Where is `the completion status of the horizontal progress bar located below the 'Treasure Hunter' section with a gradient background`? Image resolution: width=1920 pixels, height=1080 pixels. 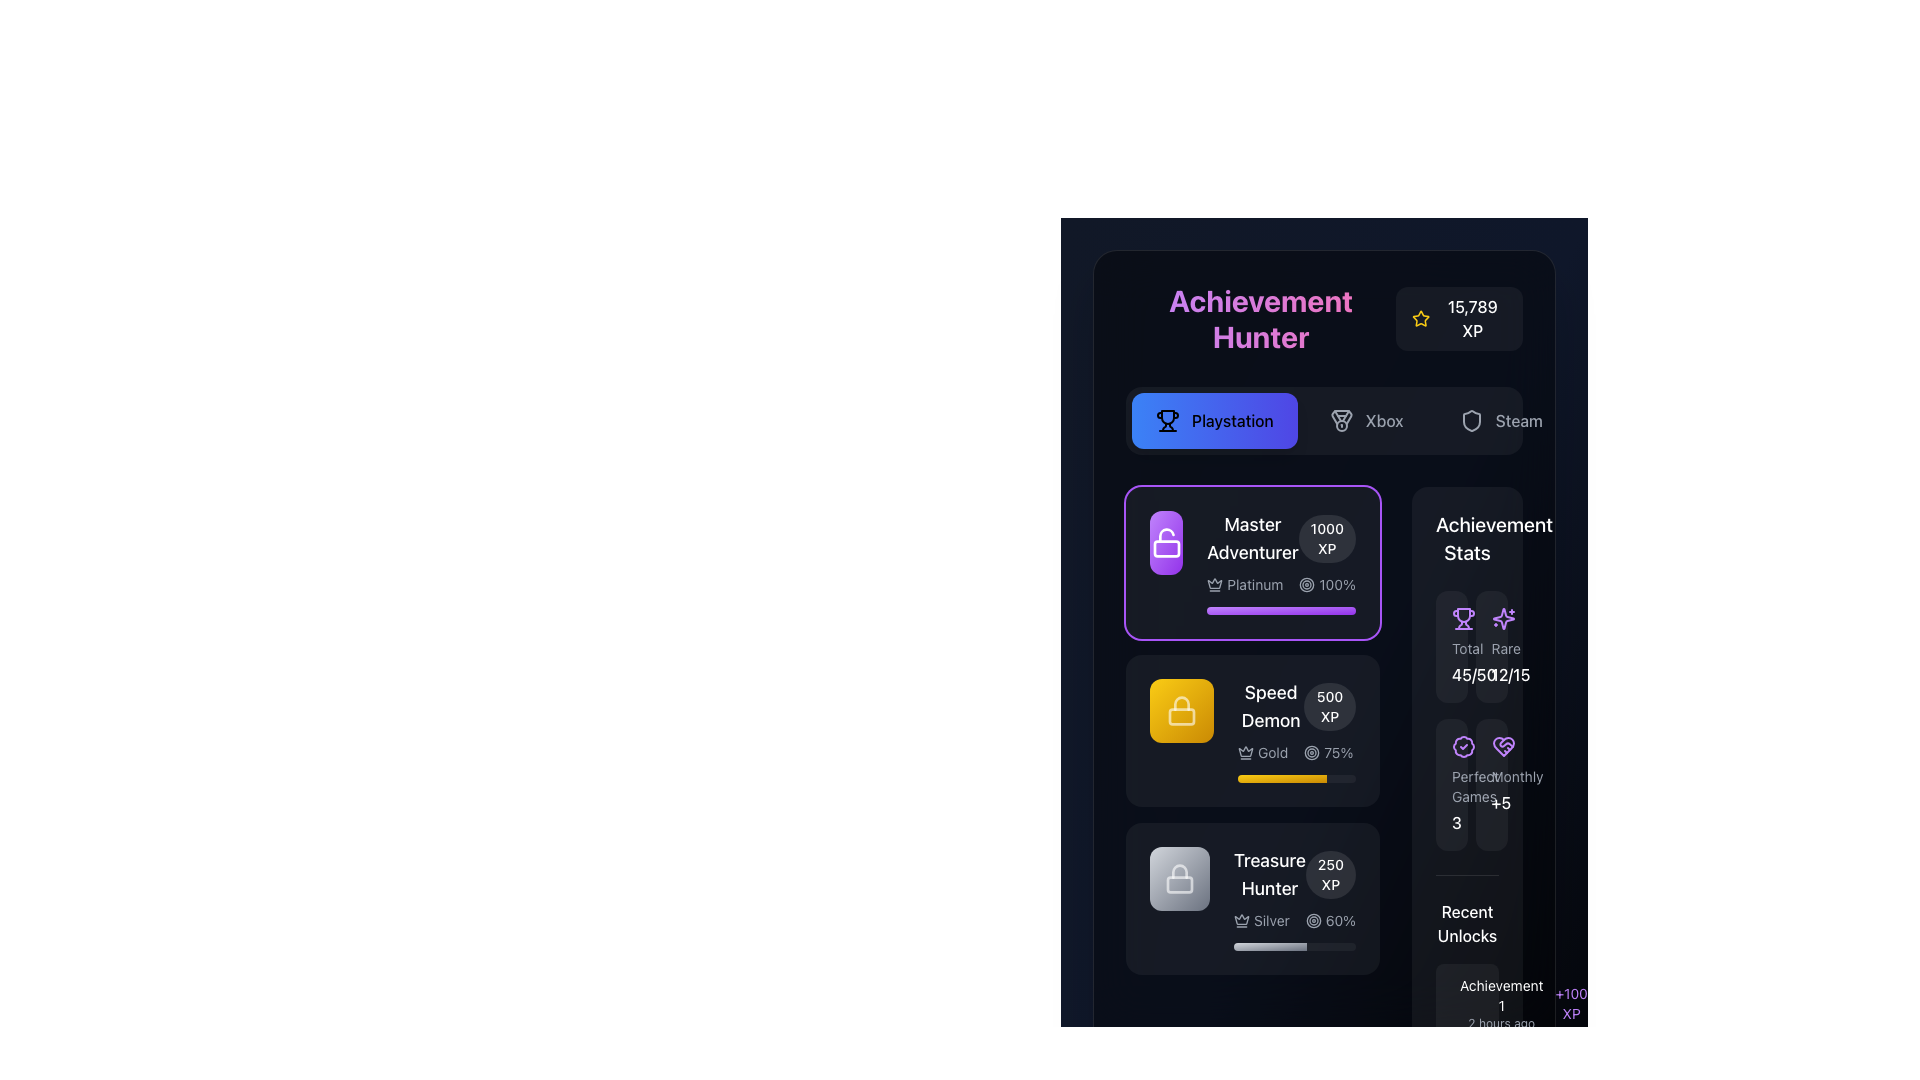
the completion status of the horizontal progress bar located below the 'Treasure Hunter' section with a gradient background is located at coordinates (1269, 946).